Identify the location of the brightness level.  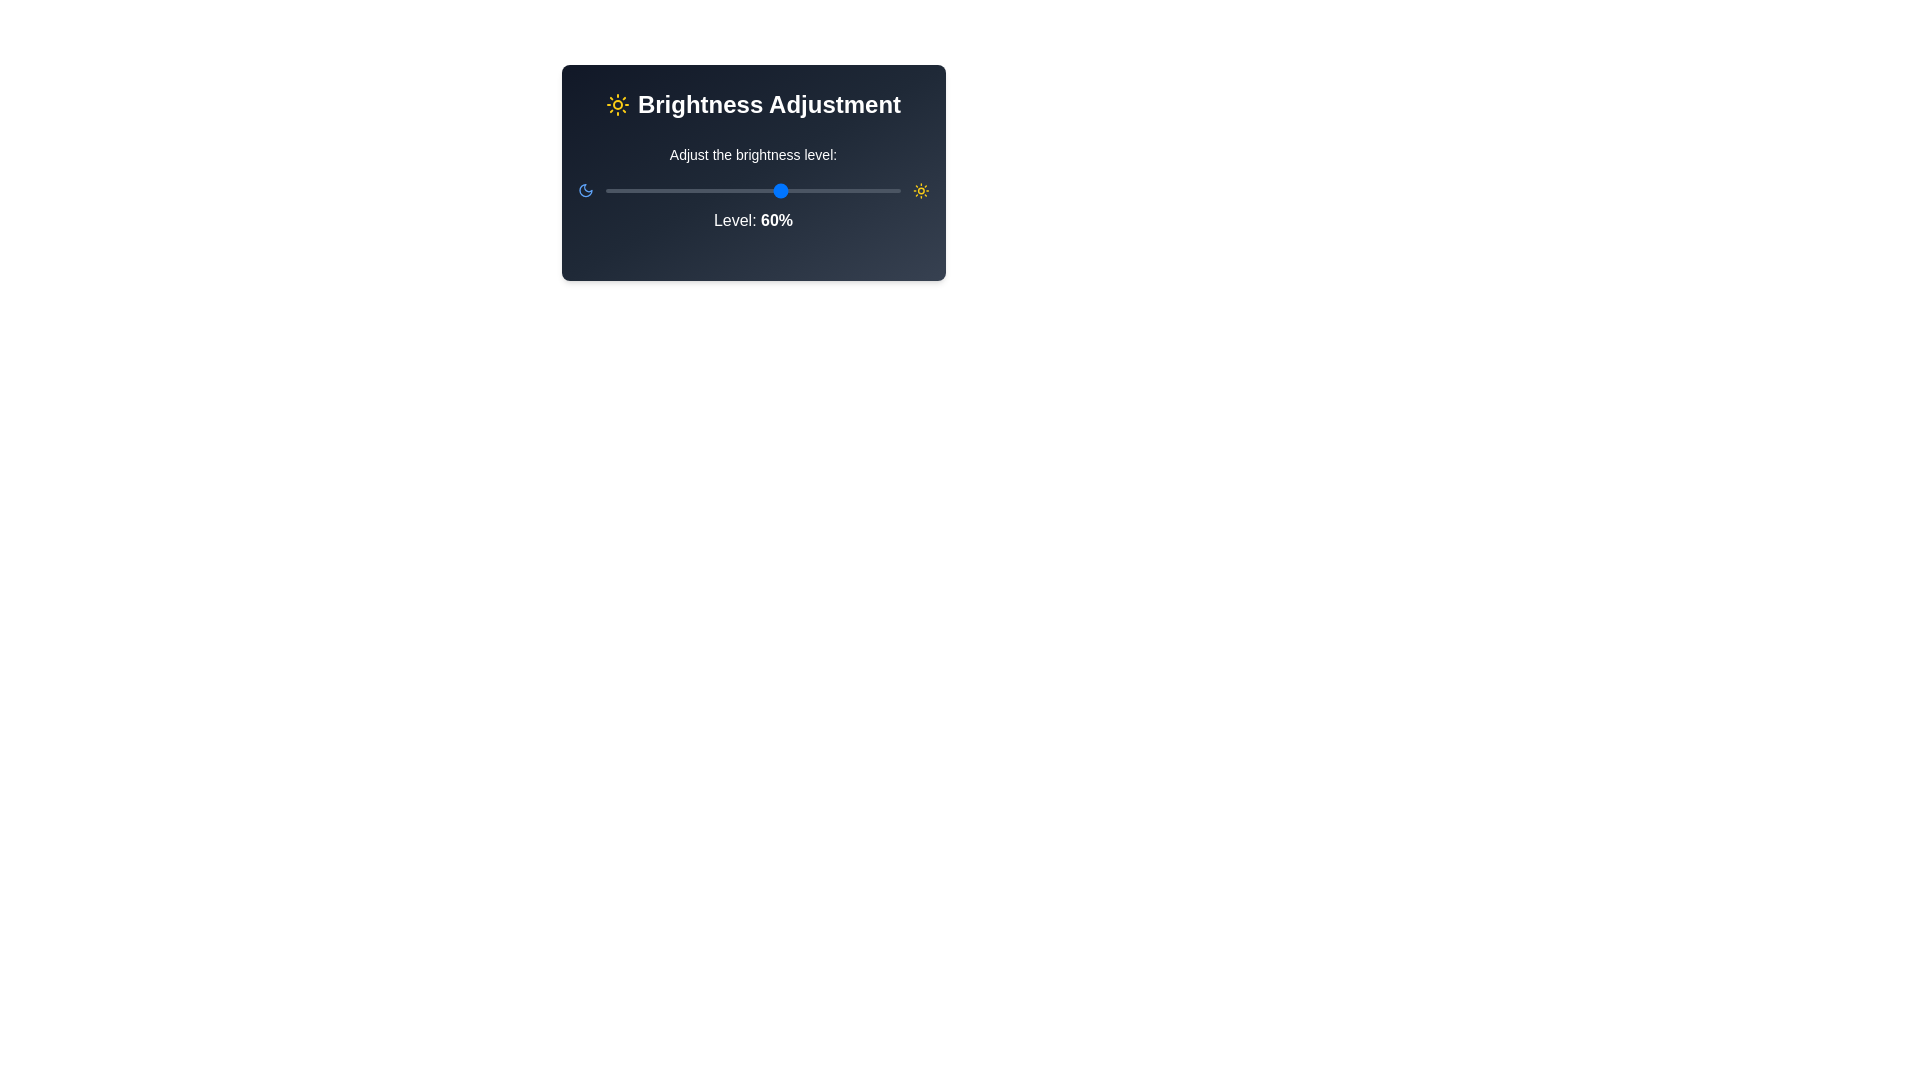
(776, 191).